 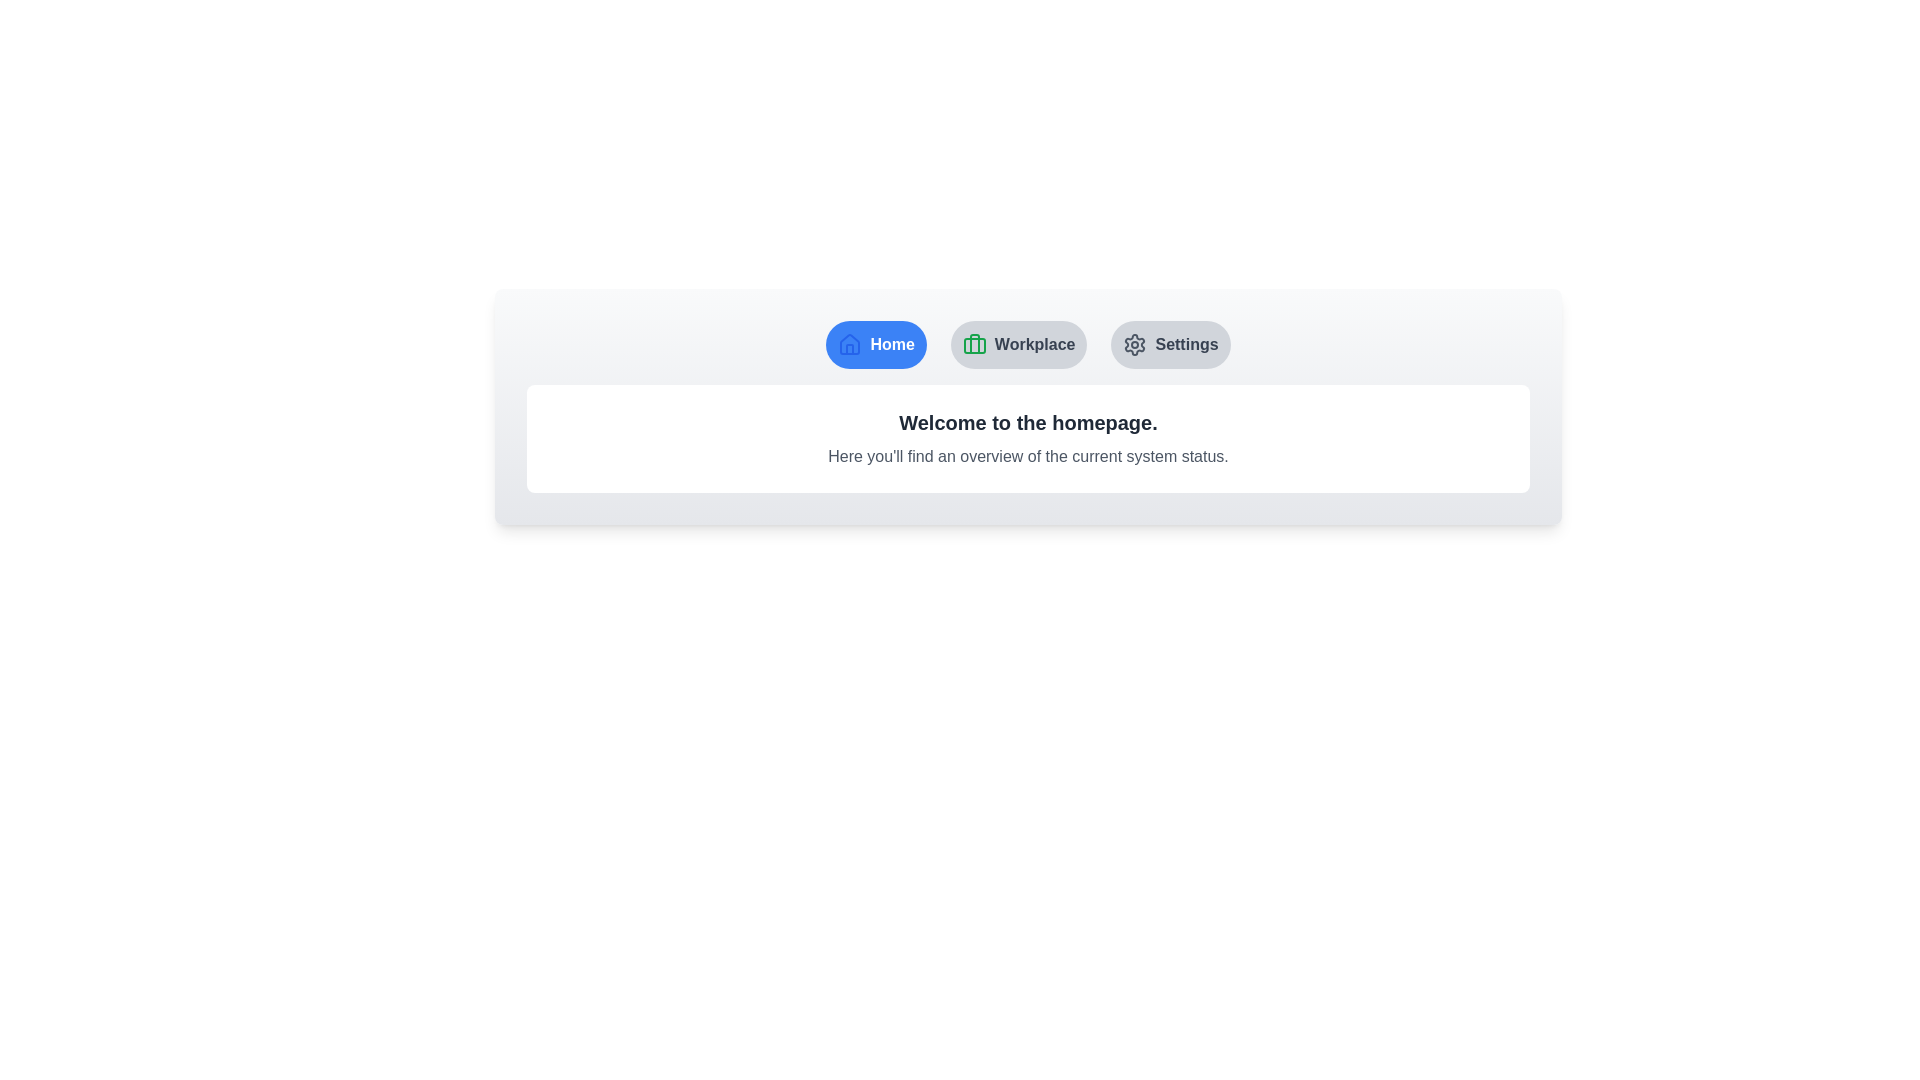 What do you see at coordinates (1018, 343) in the screenshot?
I see `the button labeled Workplace to observe its hover effect` at bounding box center [1018, 343].